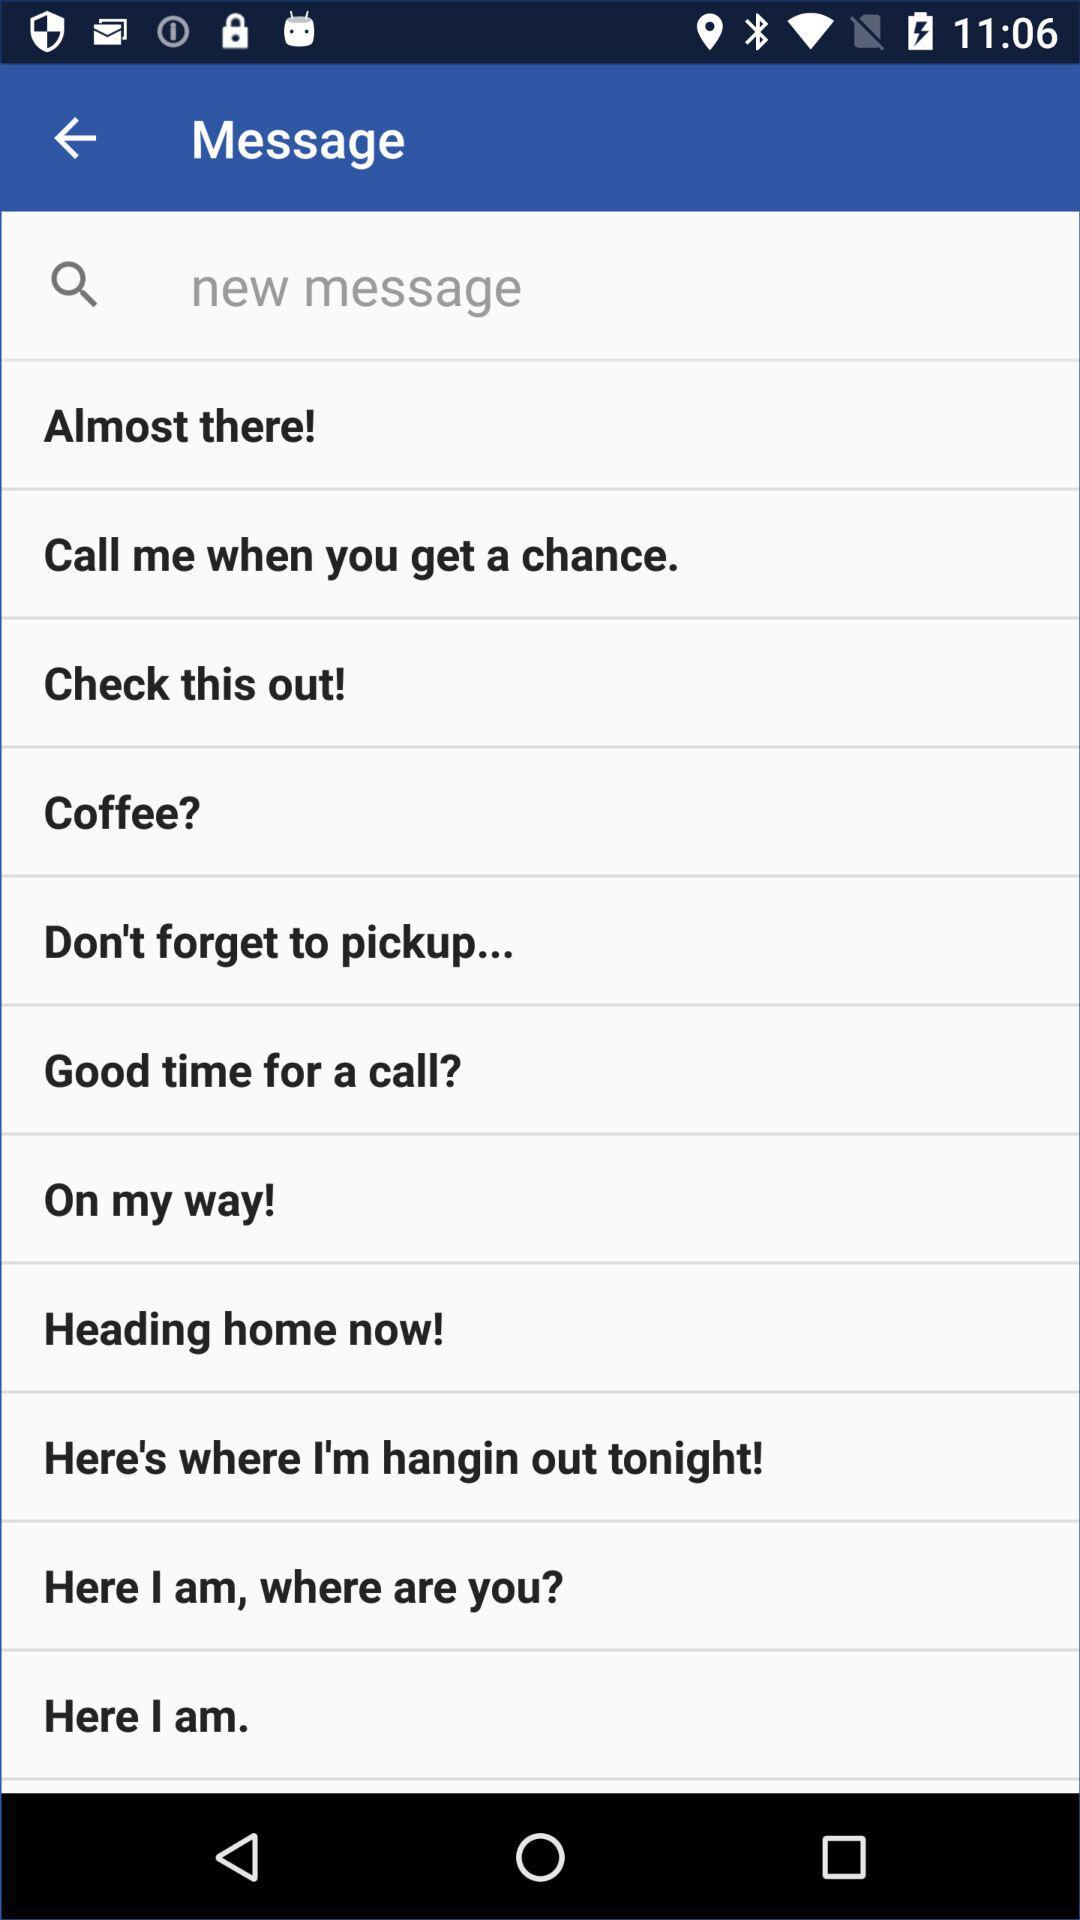  What do you see at coordinates (540, 553) in the screenshot?
I see `the item below almost there! icon` at bounding box center [540, 553].